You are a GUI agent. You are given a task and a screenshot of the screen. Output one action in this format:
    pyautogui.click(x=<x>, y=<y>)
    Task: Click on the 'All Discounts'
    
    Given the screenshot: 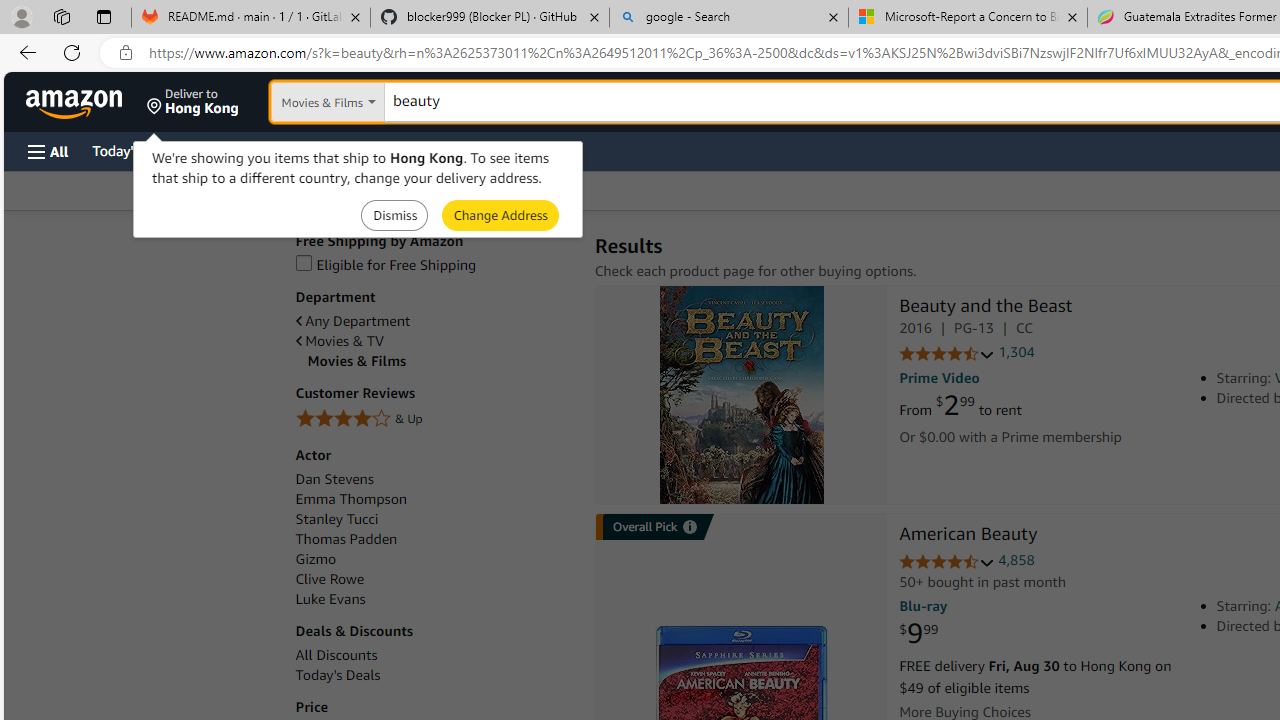 What is the action you would take?
    pyautogui.click(x=336, y=655)
    